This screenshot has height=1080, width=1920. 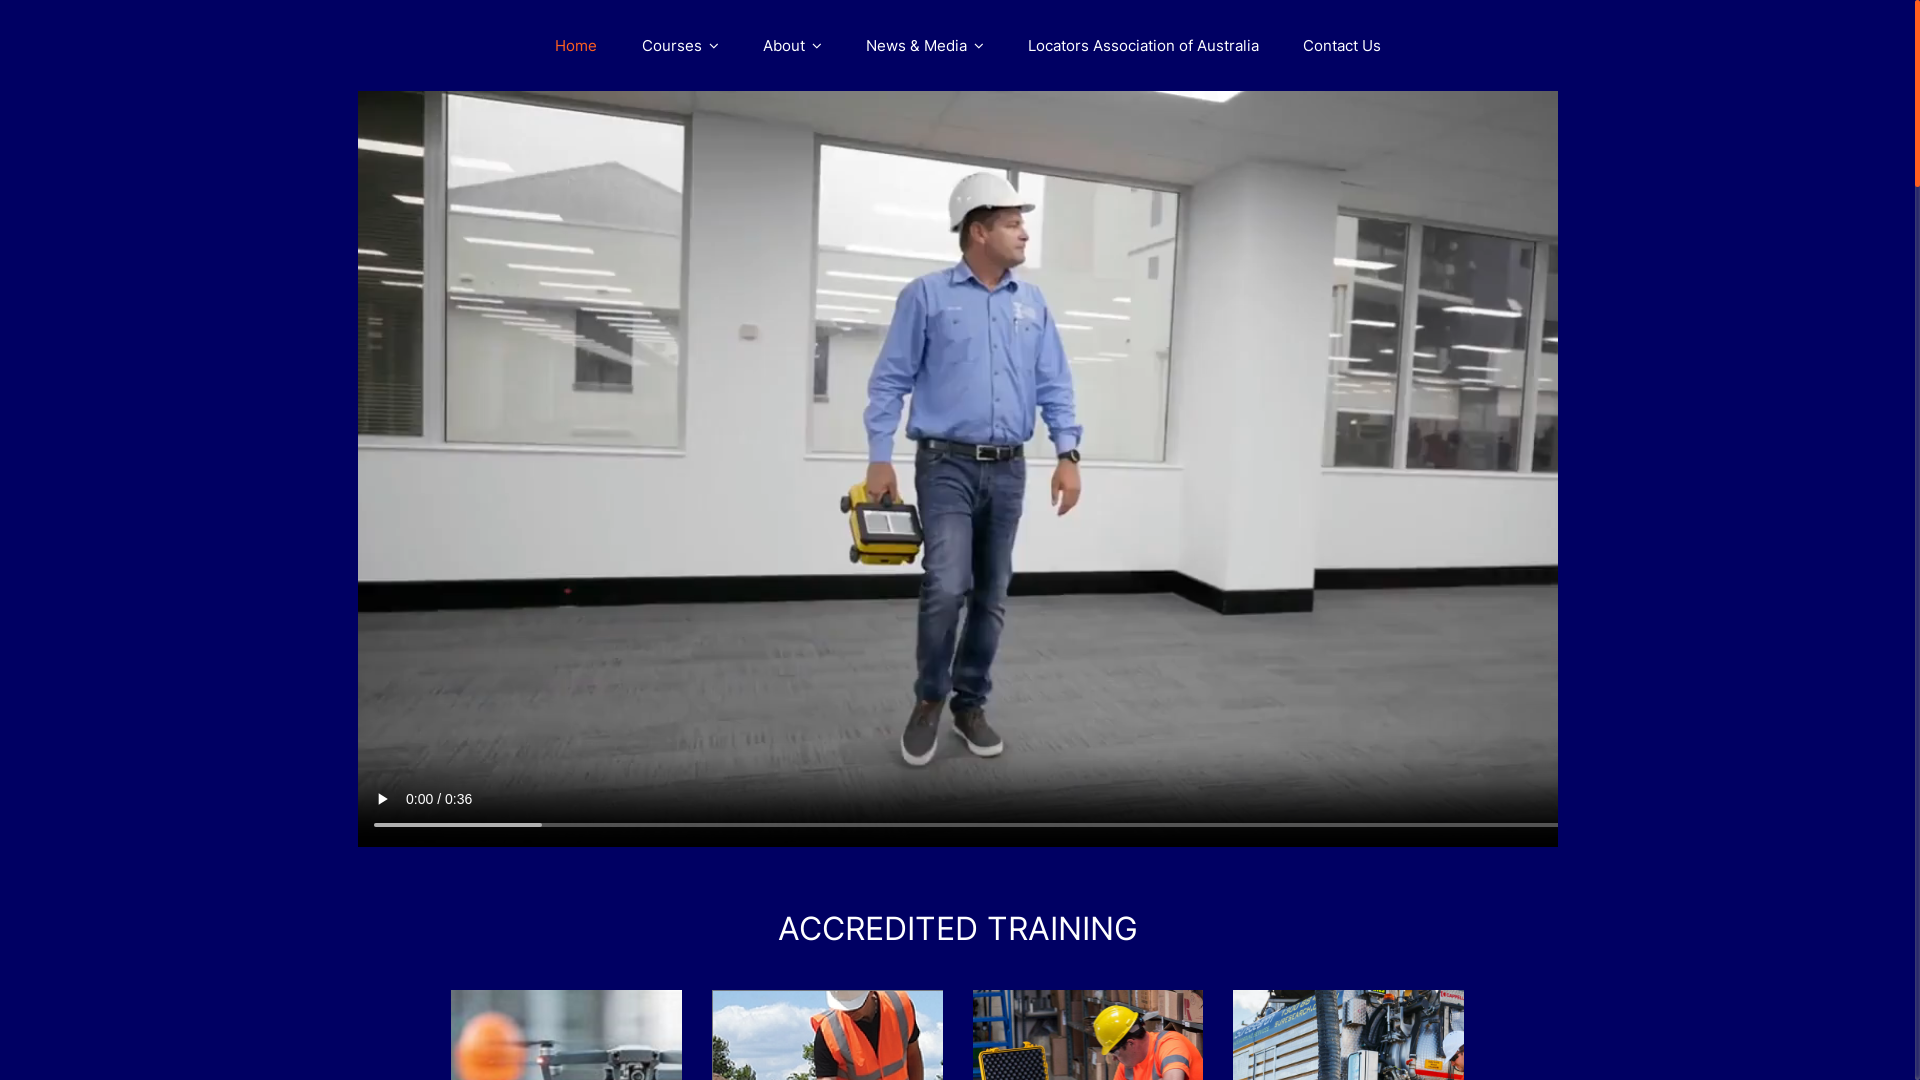 I want to click on 'Courses', so click(x=642, y=45).